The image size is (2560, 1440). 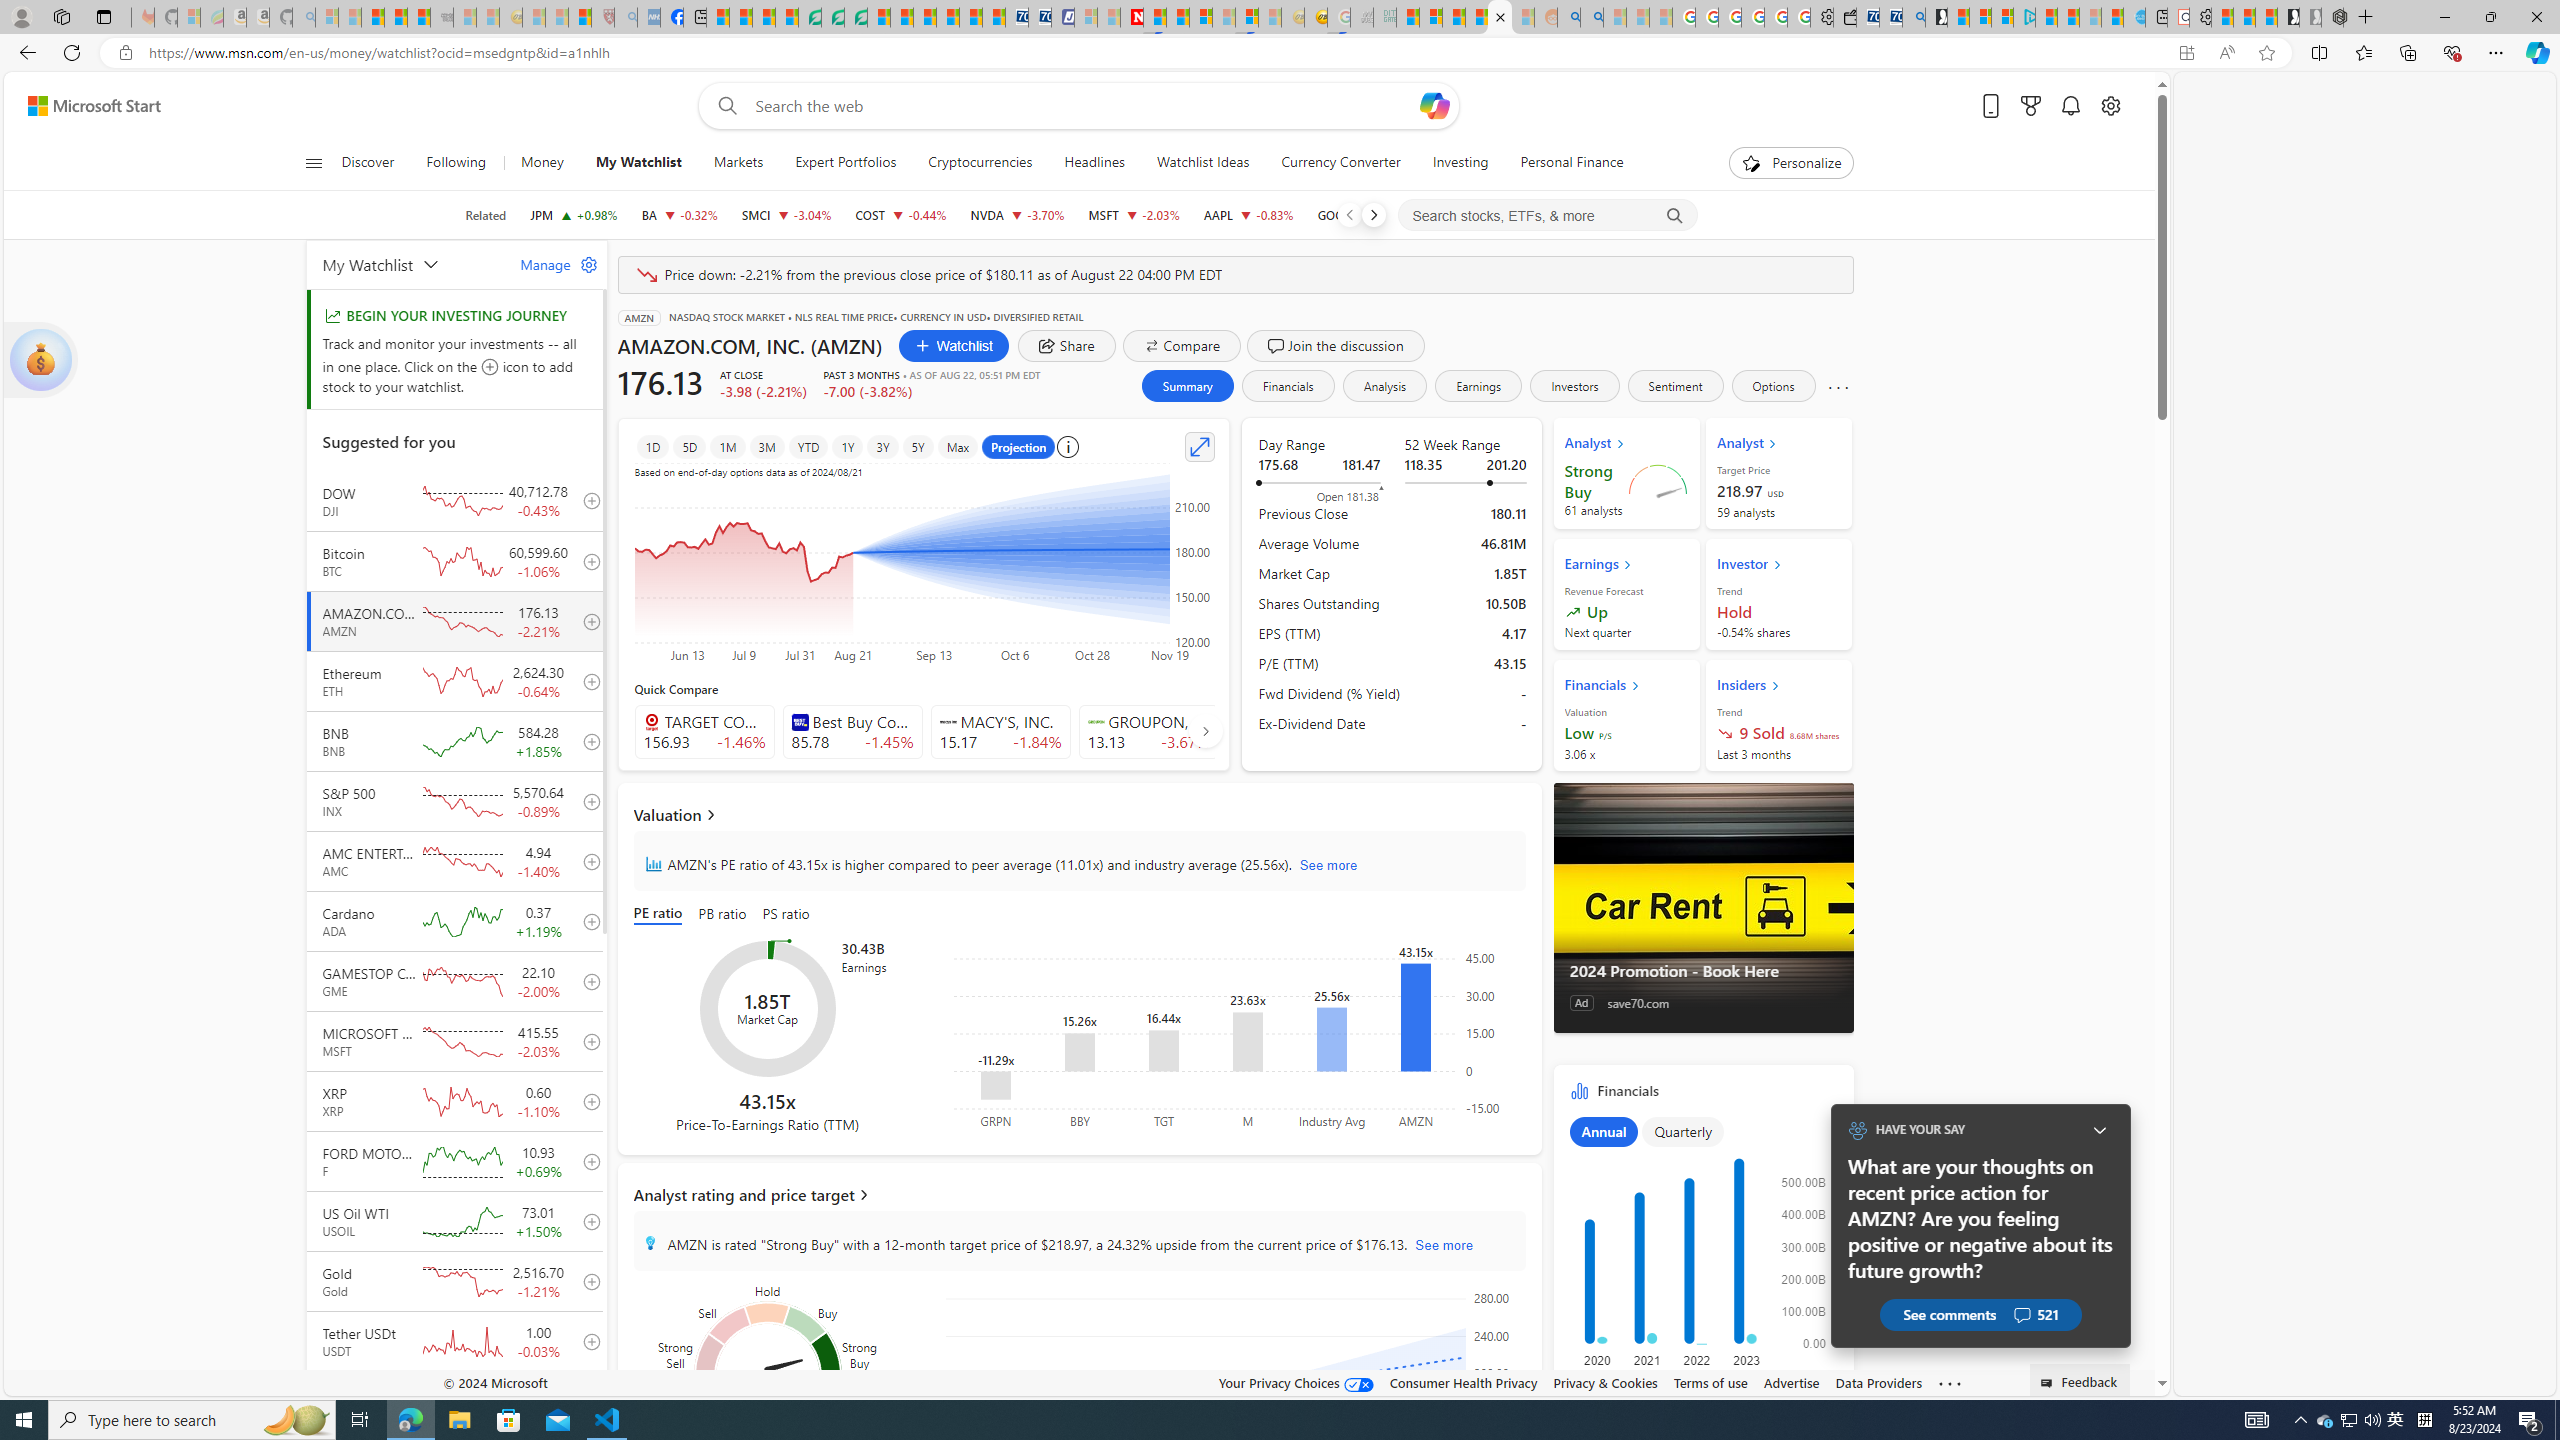 What do you see at coordinates (1948, 1382) in the screenshot?
I see `'Class: oneFooter_seeMore-DS-EntryPoint1-1'` at bounding box center [1948, 1382].